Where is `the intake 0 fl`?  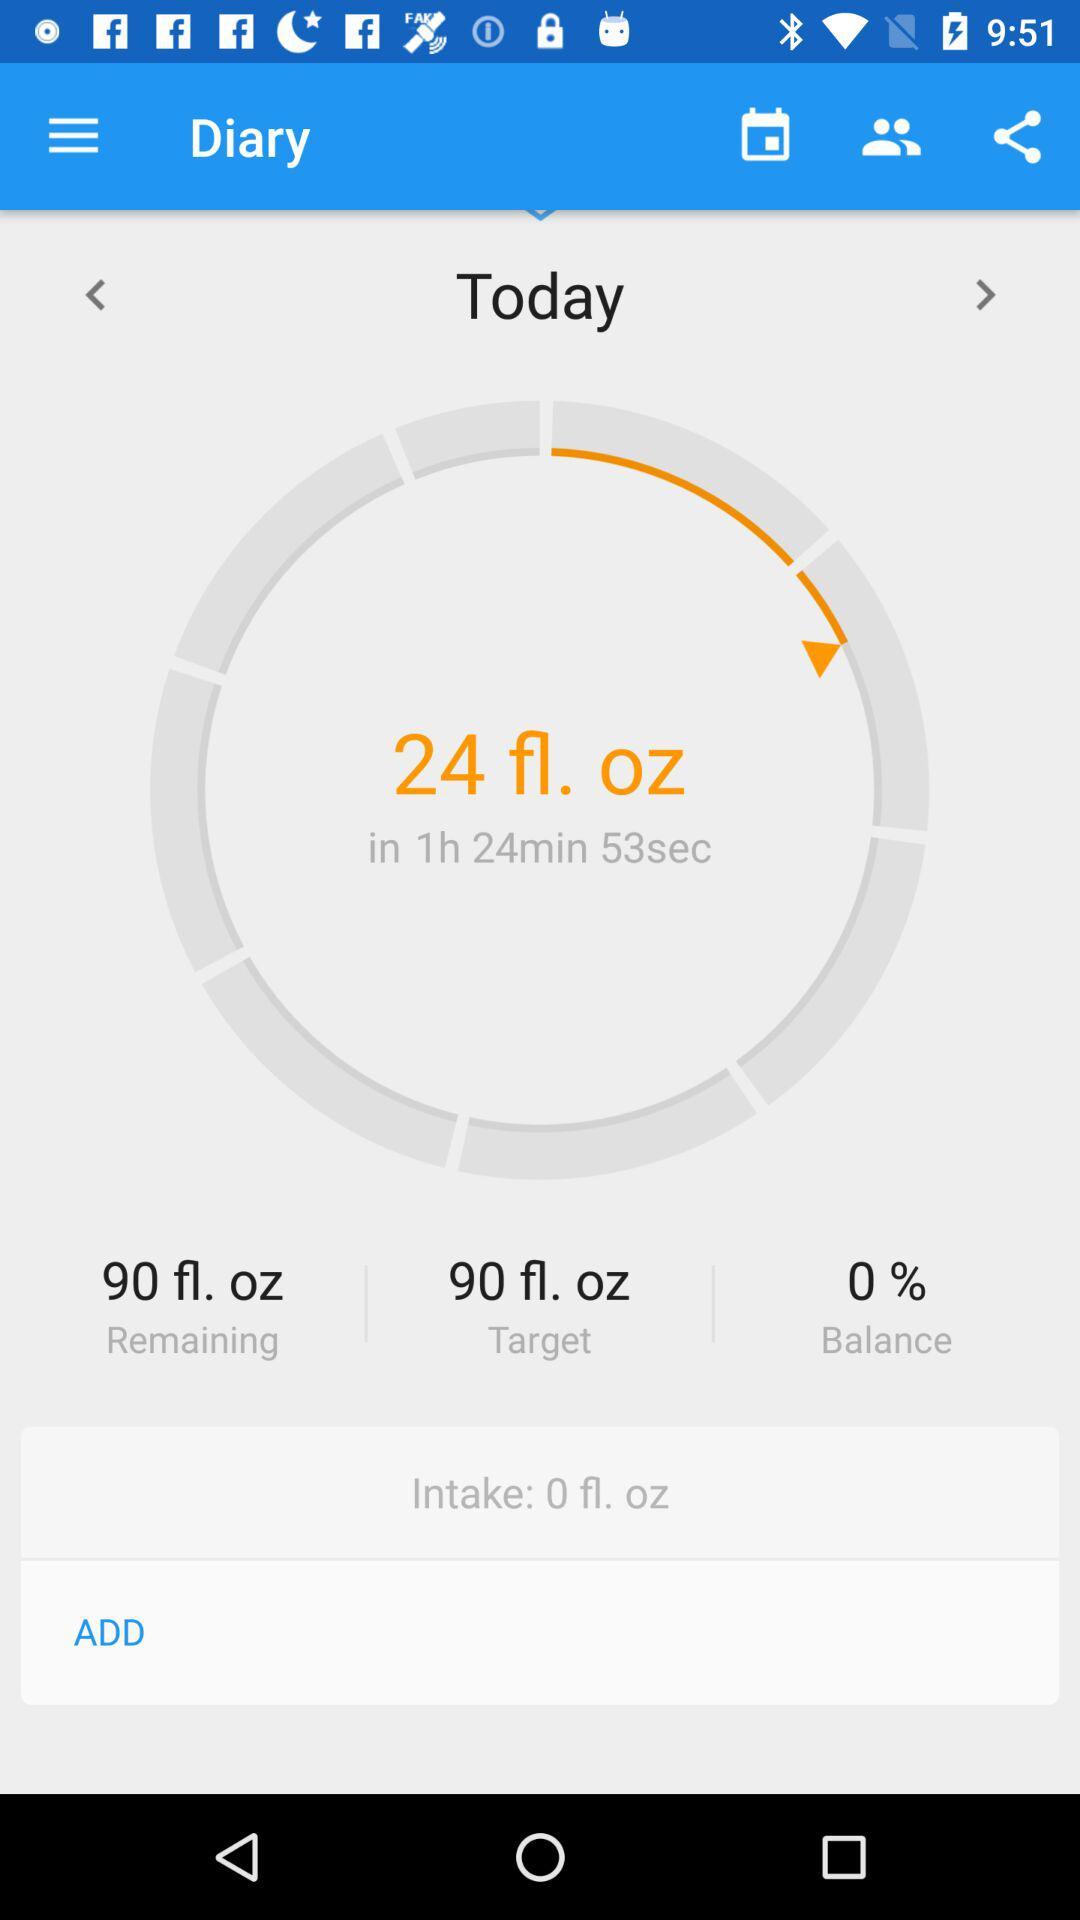 the intake 0 fl is located at coordinates (540, 1492).